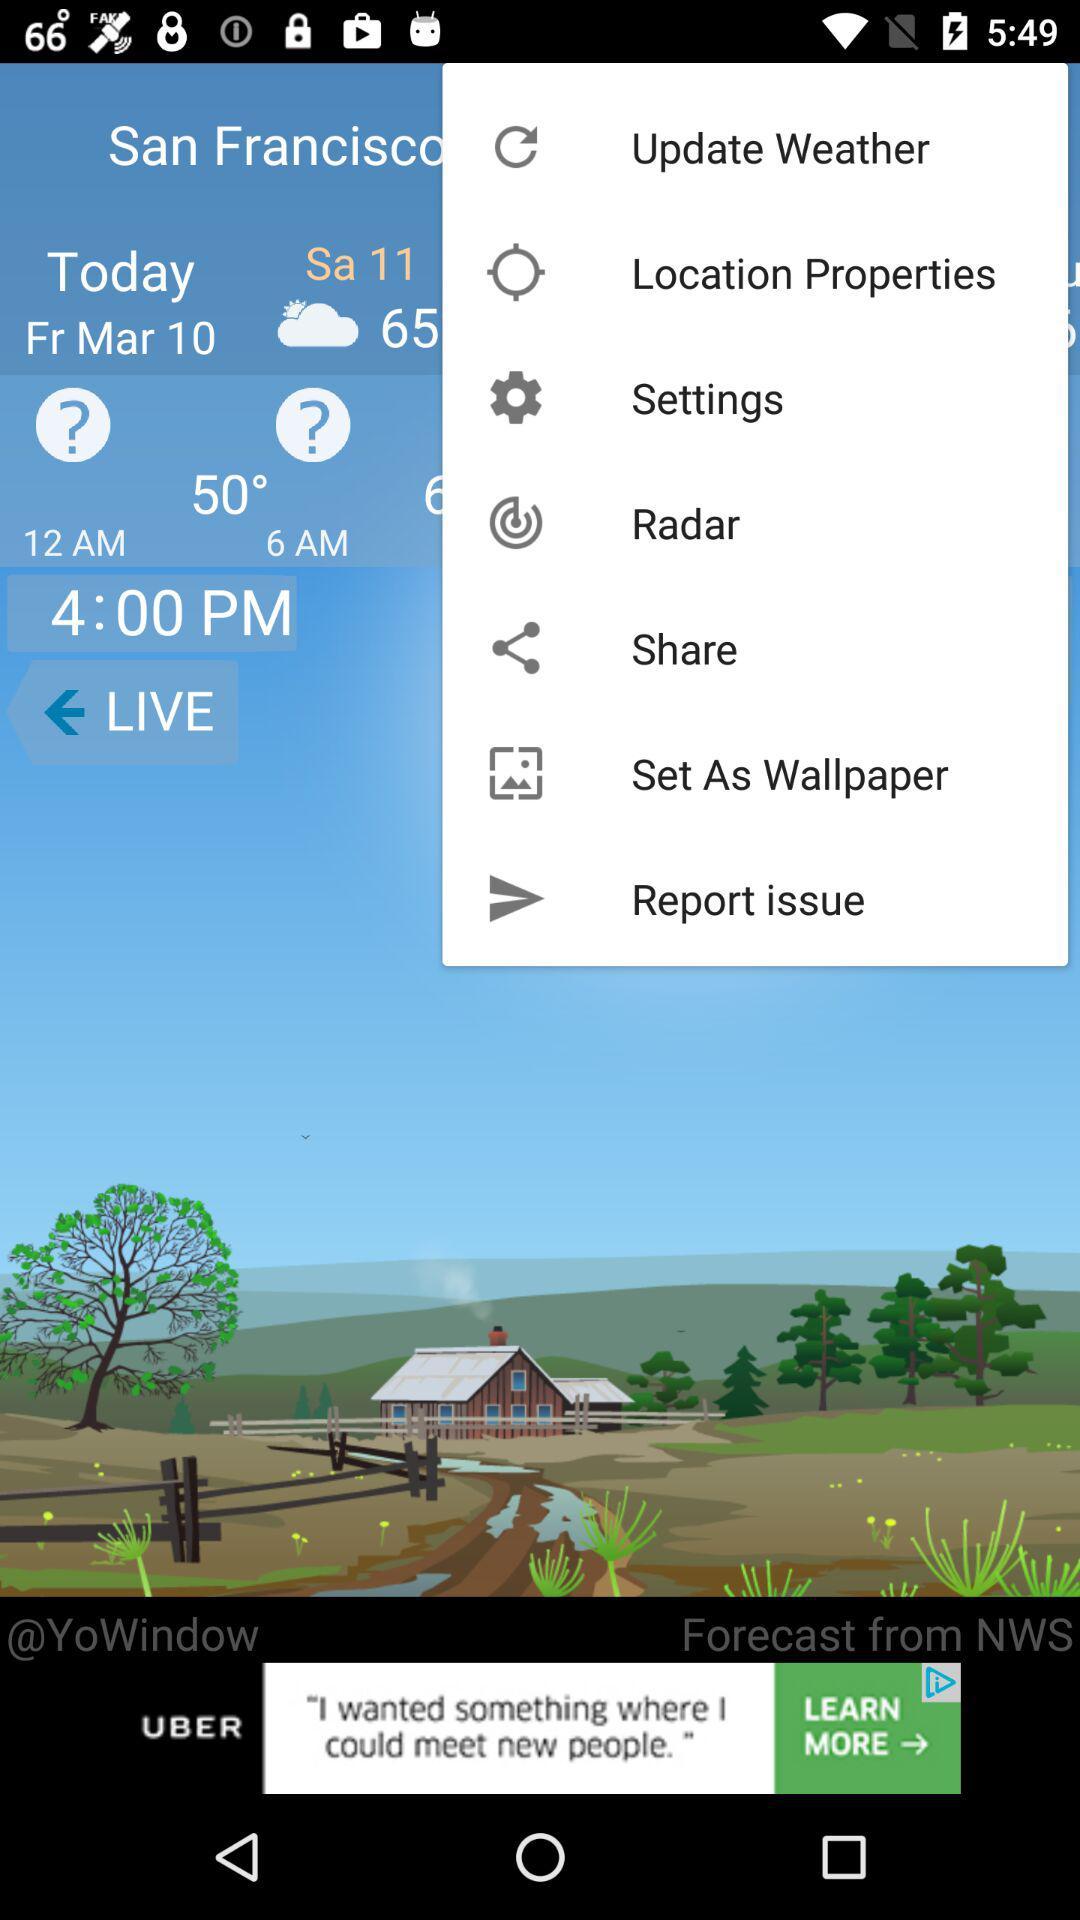 The height and width of the screenshot is (1920, 1080). What do you see at coordinates (789, 772) in the screenshot?
I see `icon above the report issue item` at bounding box center [789, 772].